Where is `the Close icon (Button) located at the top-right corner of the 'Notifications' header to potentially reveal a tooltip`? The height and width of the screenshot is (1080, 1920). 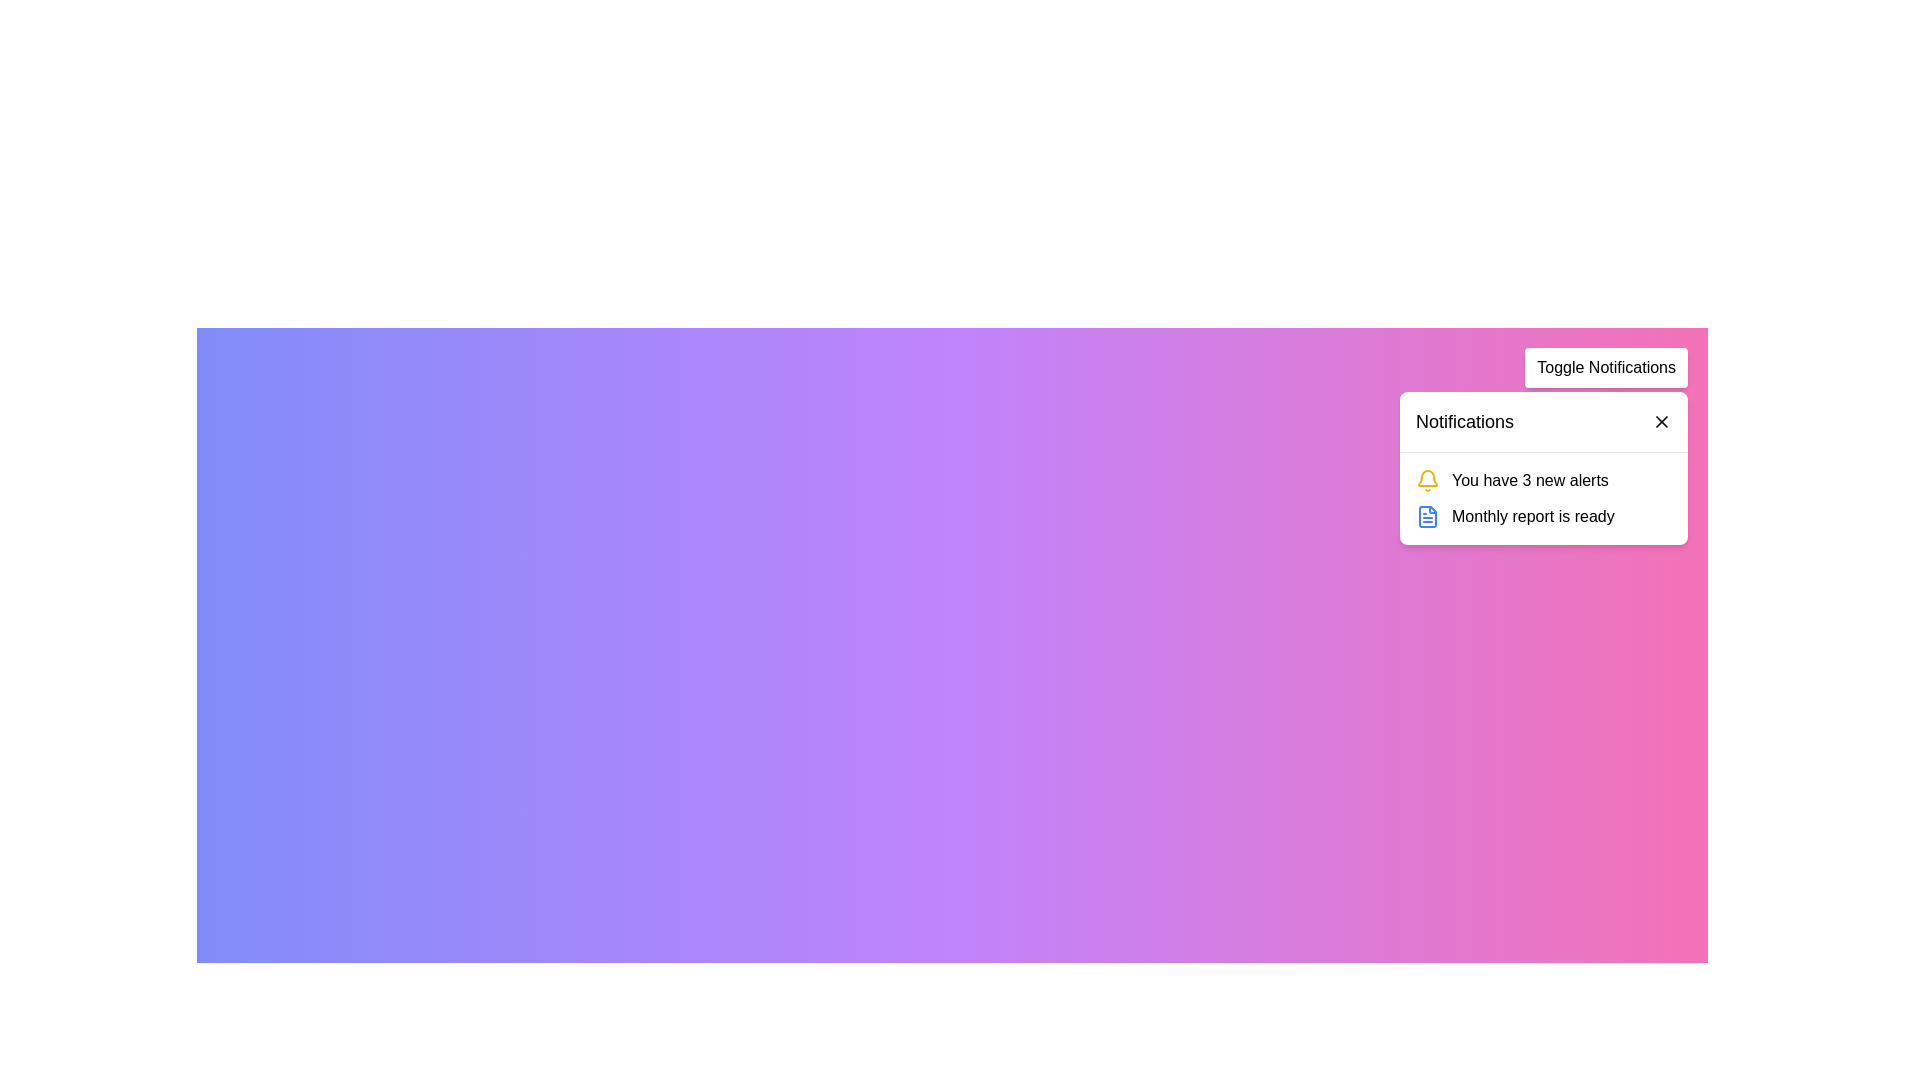 the Close icon (Button) located at the top-right corner of the 'Notifications' header to potentially reveal a tooltip is located at coordinates (1661, 420).